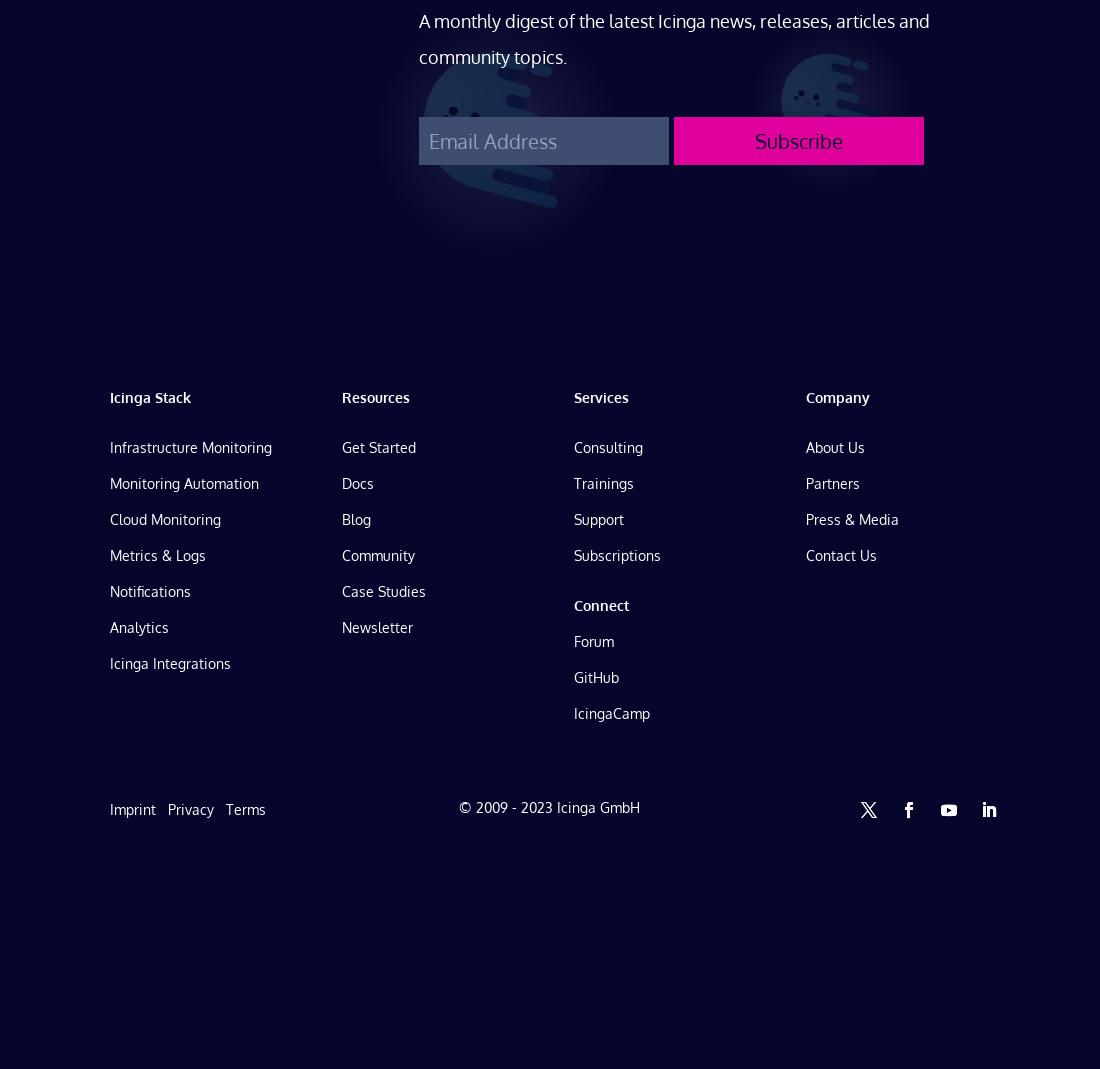 Image resolution: width=1100 pixels, height=1069 pixels. I want to click on 'Partners', so click(805, 481).